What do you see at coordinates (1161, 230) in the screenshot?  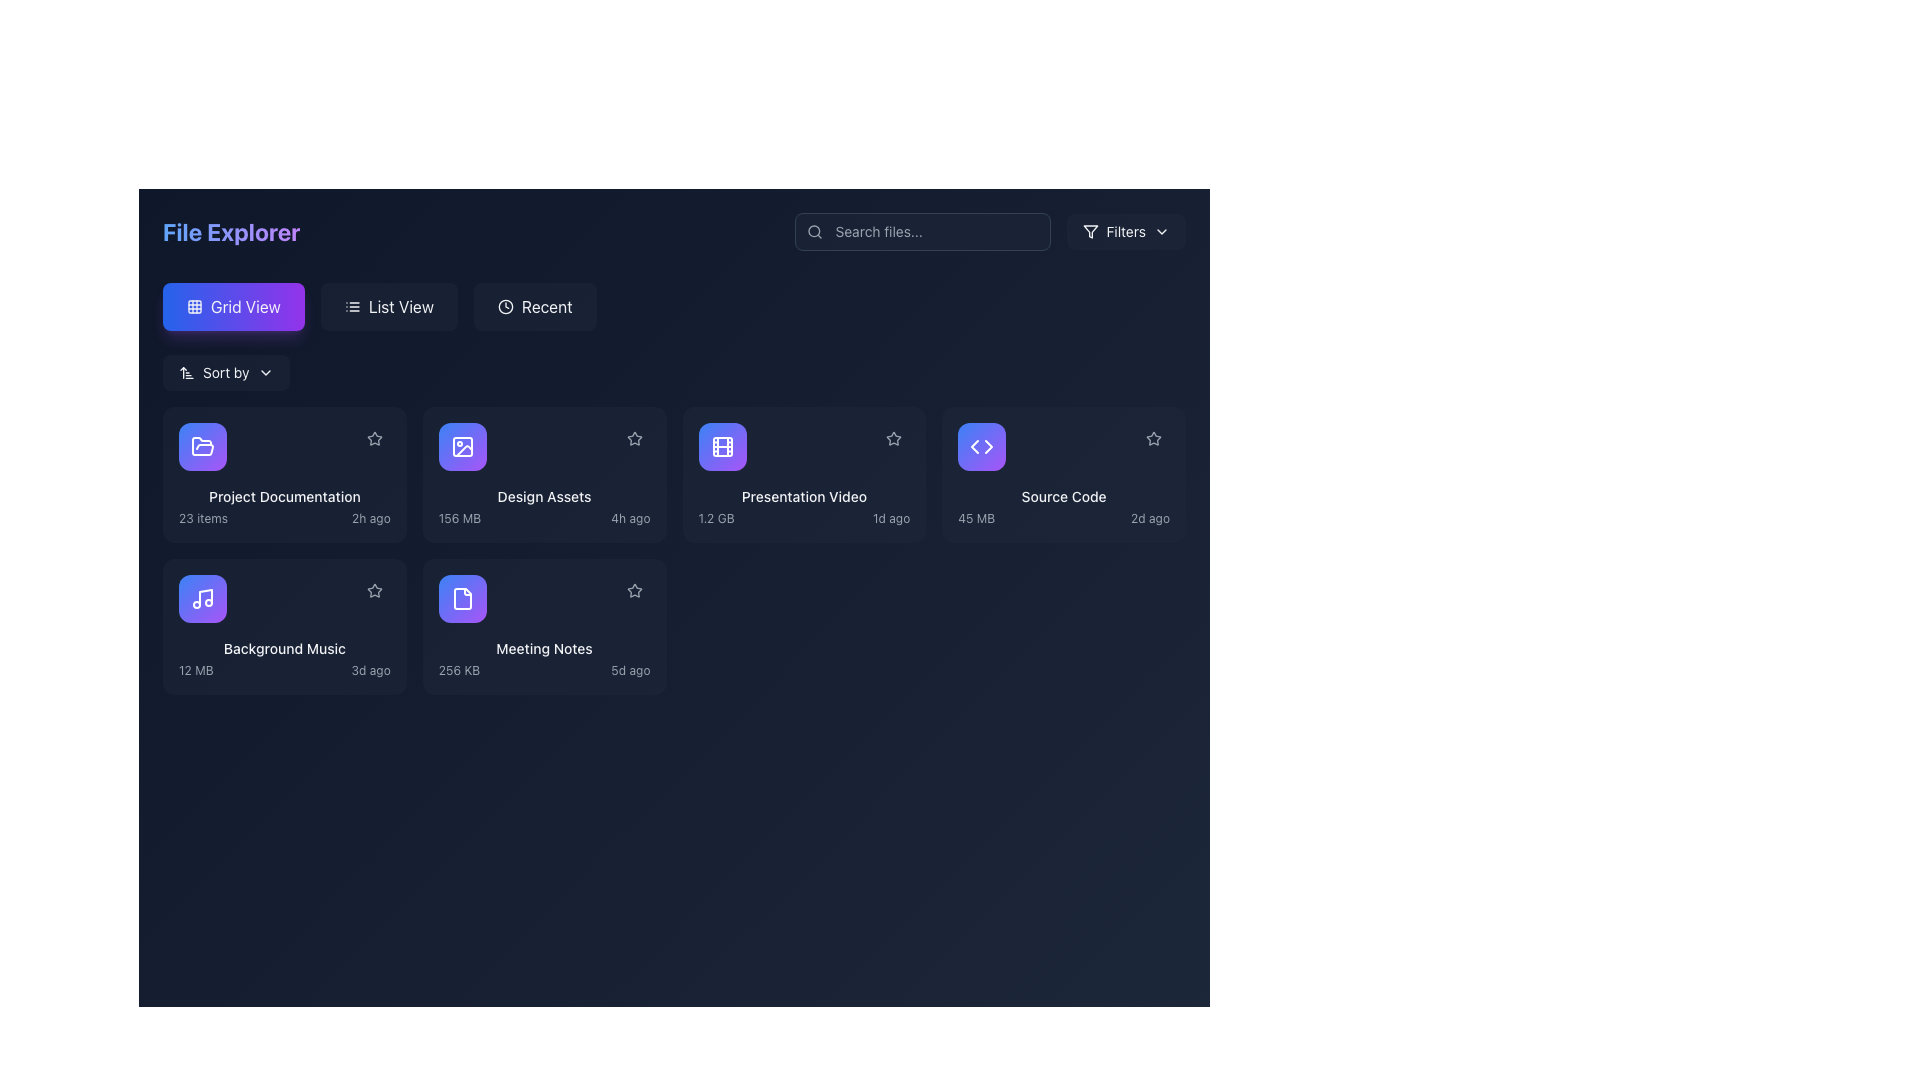 I see `the chevron icon that indicates the dropdown menu associated with the 'Filters' button, located at the right end of the search bar` at bounding box center [1161, 230].